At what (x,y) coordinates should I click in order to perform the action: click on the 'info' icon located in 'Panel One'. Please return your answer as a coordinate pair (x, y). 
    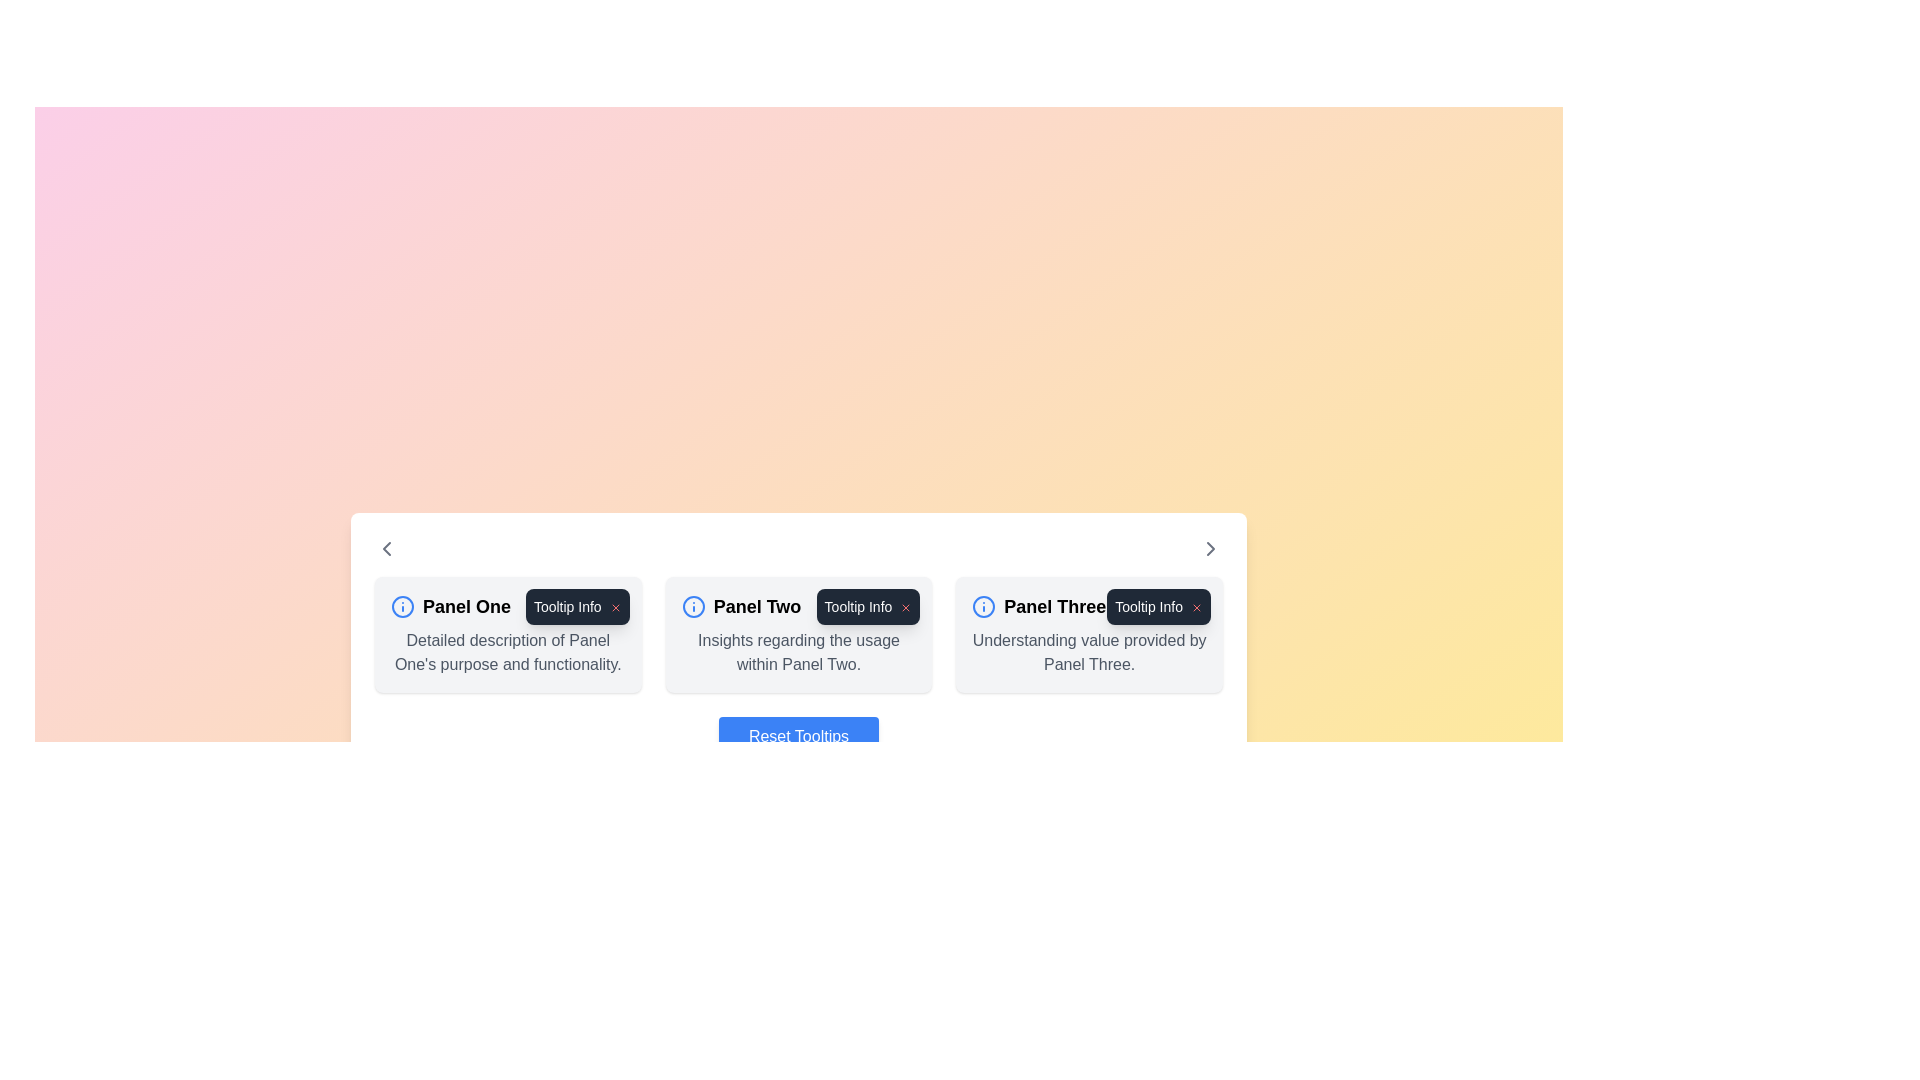
    Looking at the image, I should click on (693, 605).